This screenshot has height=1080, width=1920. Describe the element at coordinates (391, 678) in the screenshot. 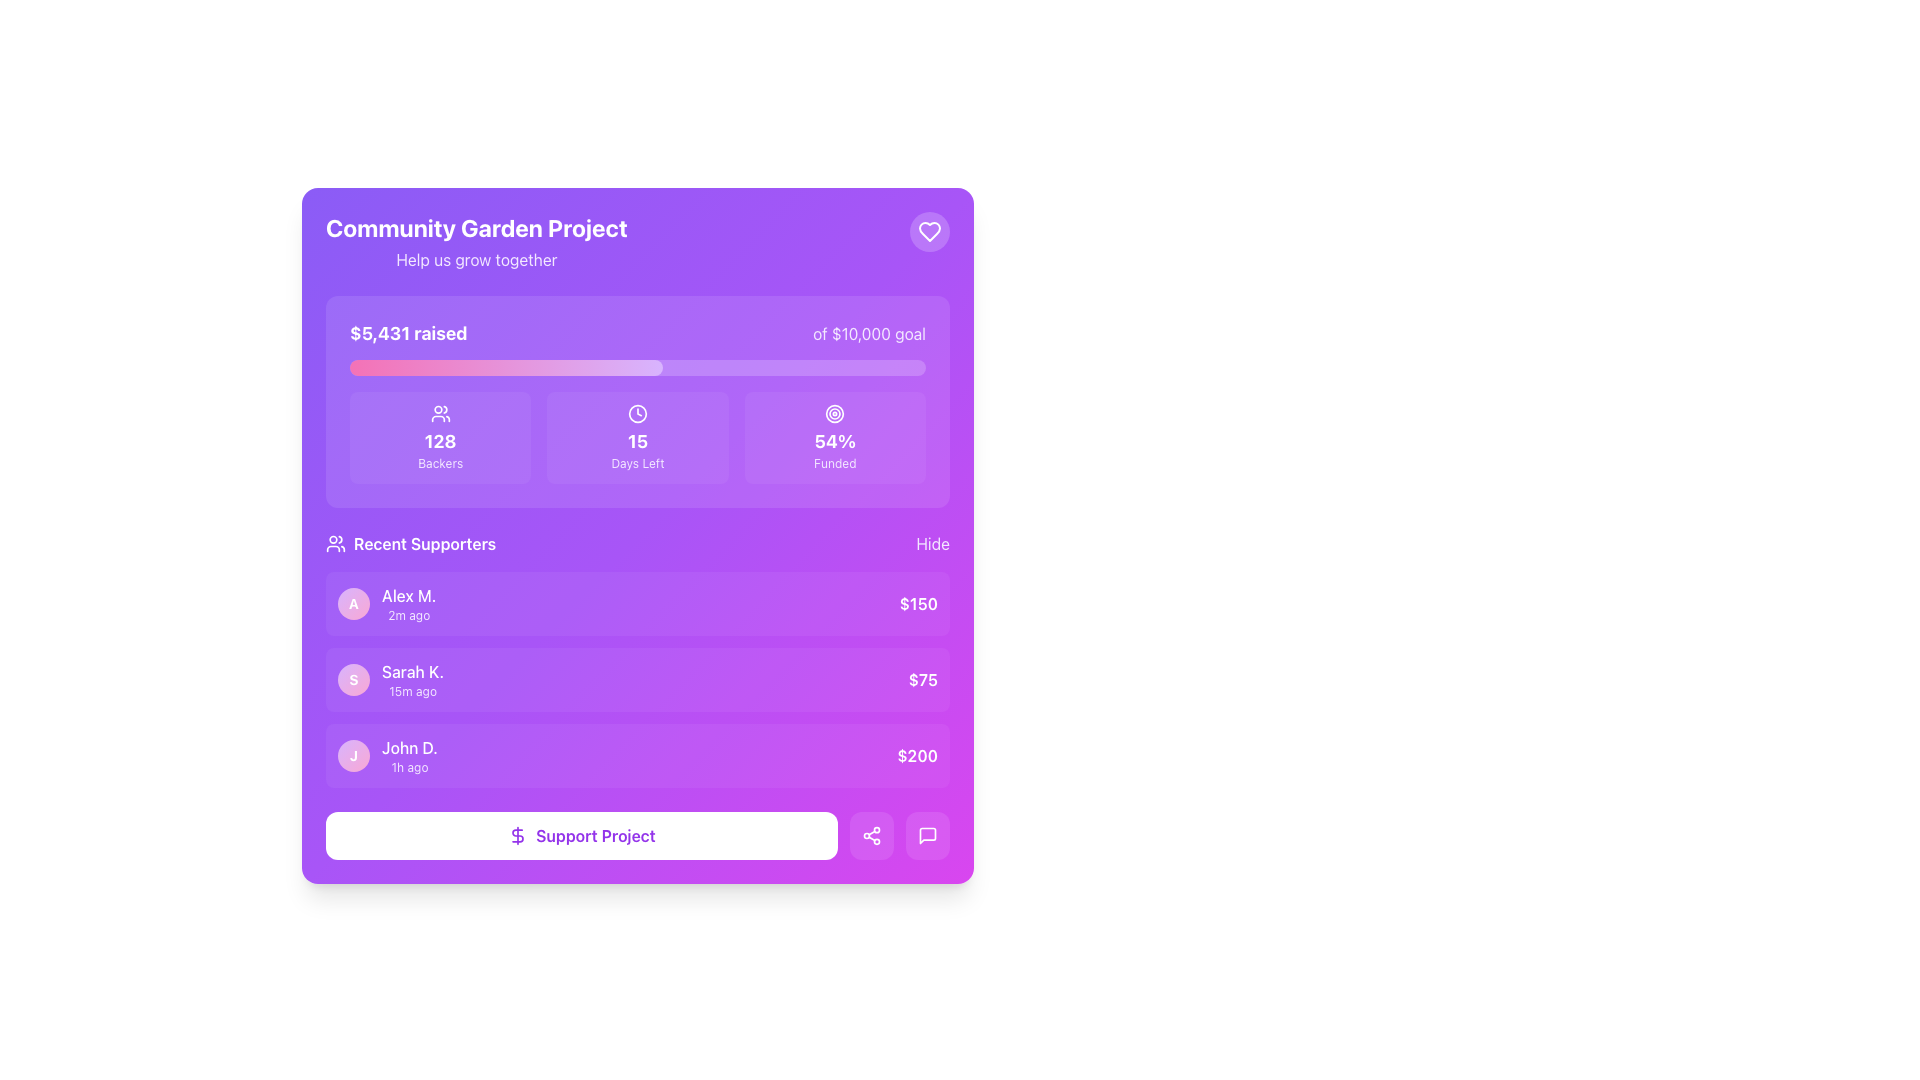

I see `the avatar of the second list item in the 'Recent Supporters' section` at that location.